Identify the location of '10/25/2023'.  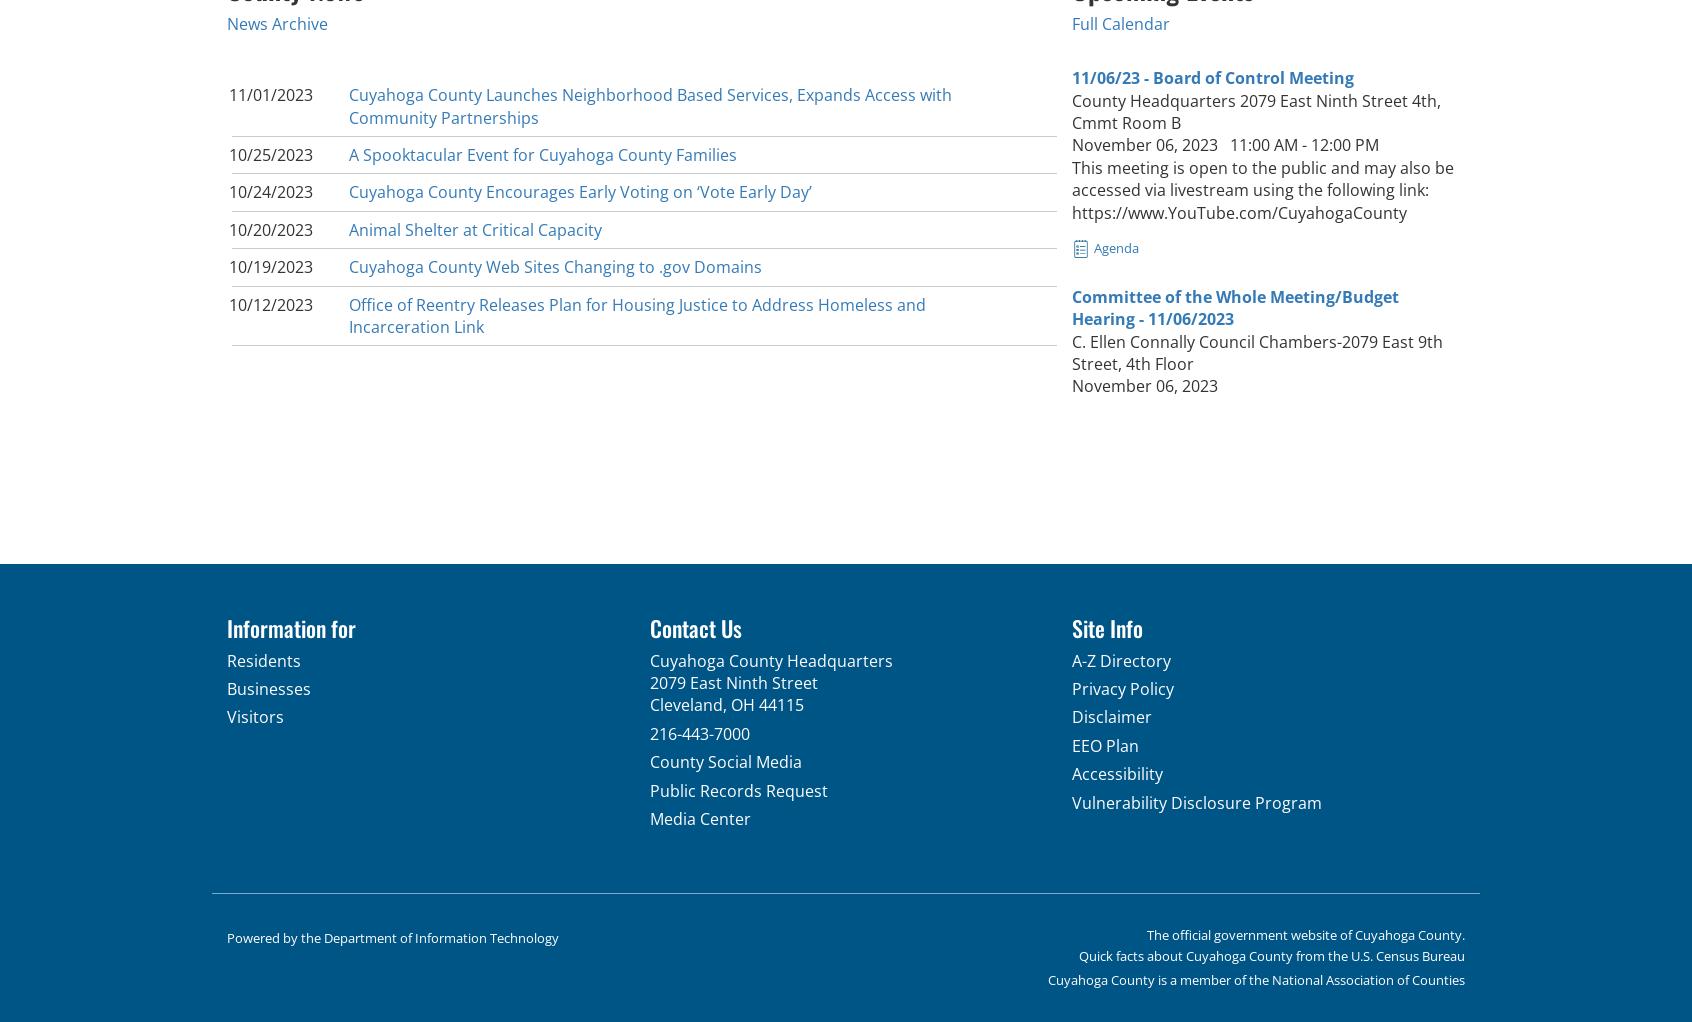
(228, 154).